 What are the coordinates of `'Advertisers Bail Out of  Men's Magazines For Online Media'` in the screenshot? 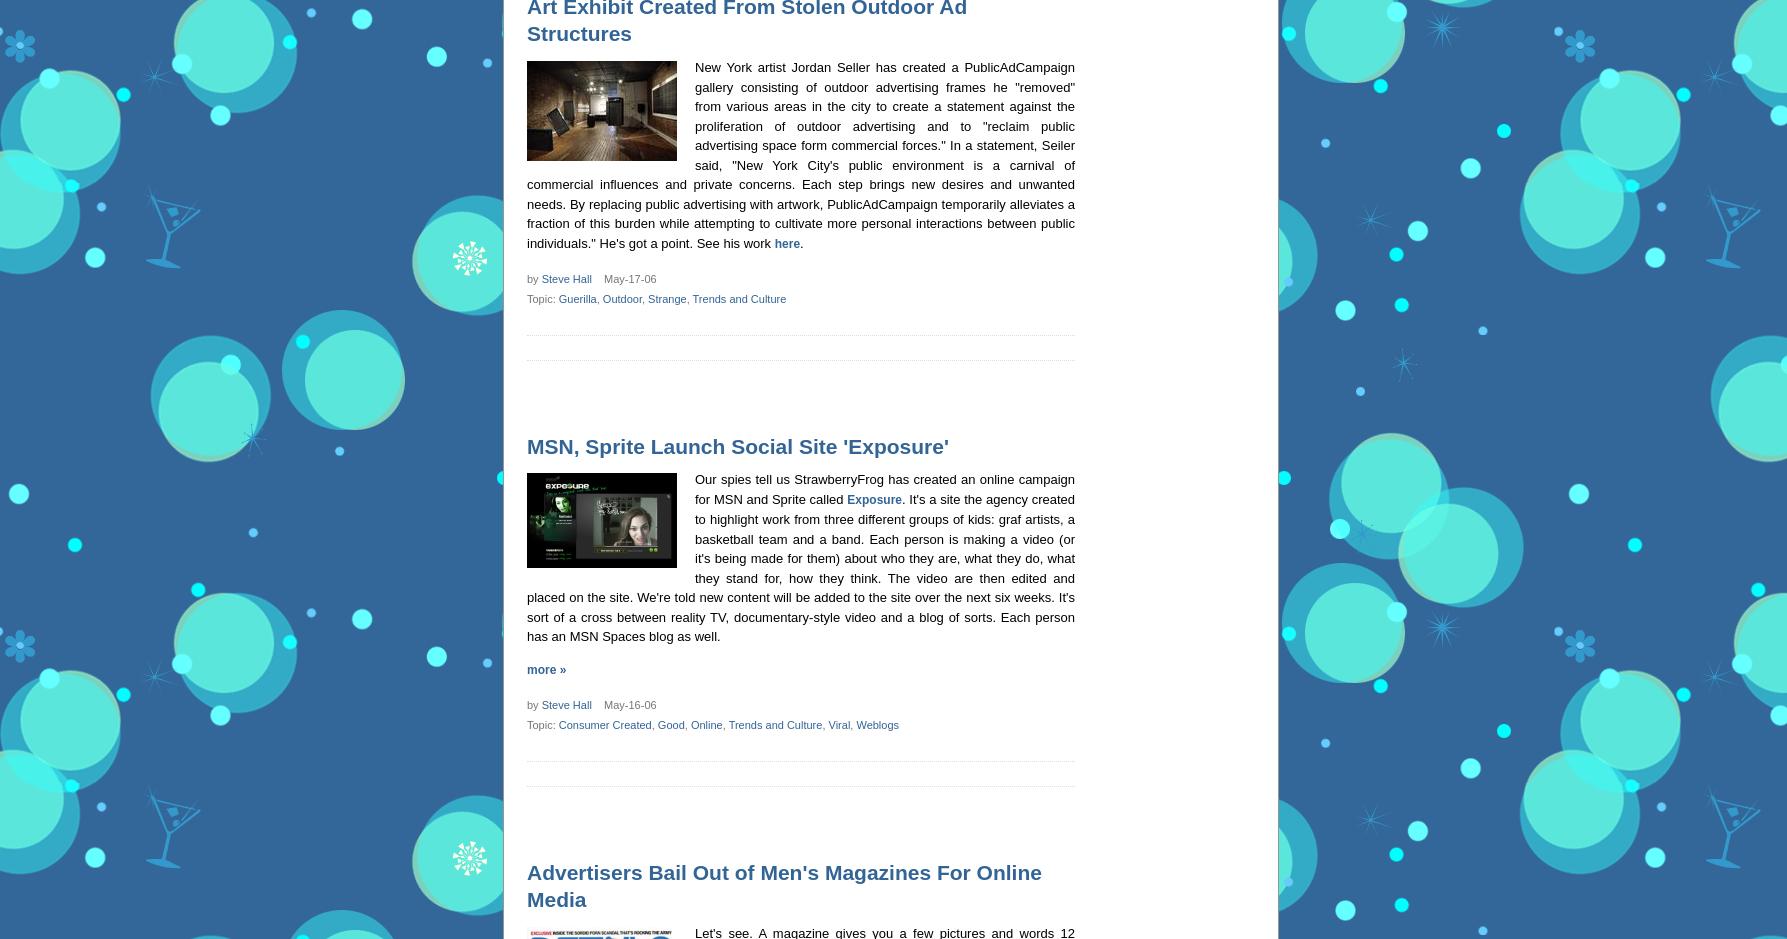 It's located at (783, 885).